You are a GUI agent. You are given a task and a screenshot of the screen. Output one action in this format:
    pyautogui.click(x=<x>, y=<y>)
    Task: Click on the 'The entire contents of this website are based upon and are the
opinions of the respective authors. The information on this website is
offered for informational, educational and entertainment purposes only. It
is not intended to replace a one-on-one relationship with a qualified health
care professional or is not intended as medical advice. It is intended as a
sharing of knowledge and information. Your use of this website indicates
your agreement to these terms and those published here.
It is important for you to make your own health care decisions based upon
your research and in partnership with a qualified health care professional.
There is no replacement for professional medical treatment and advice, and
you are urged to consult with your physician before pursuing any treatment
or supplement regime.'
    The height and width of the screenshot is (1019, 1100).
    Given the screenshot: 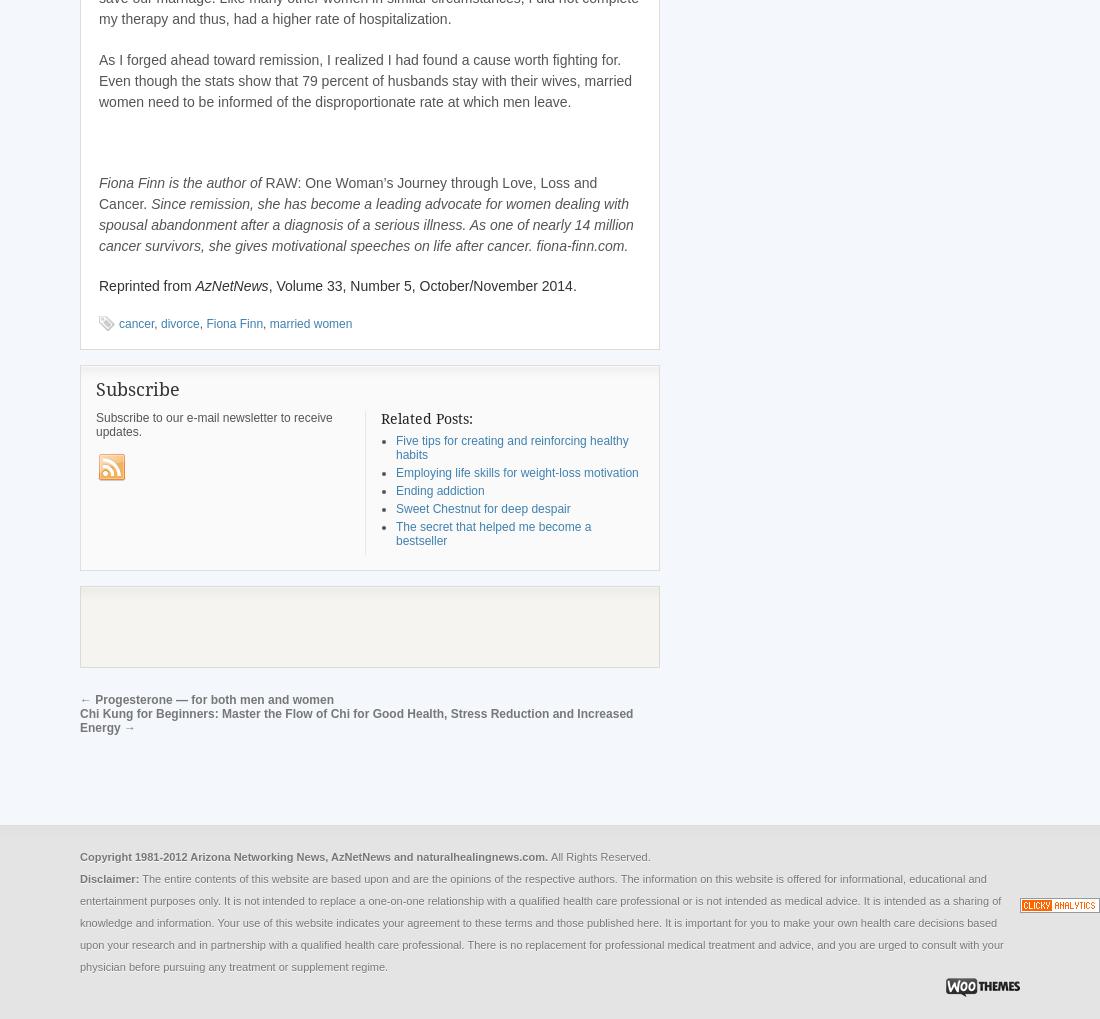 What is the action you would take?
    pyautogui.click(x=541, y=921)
    